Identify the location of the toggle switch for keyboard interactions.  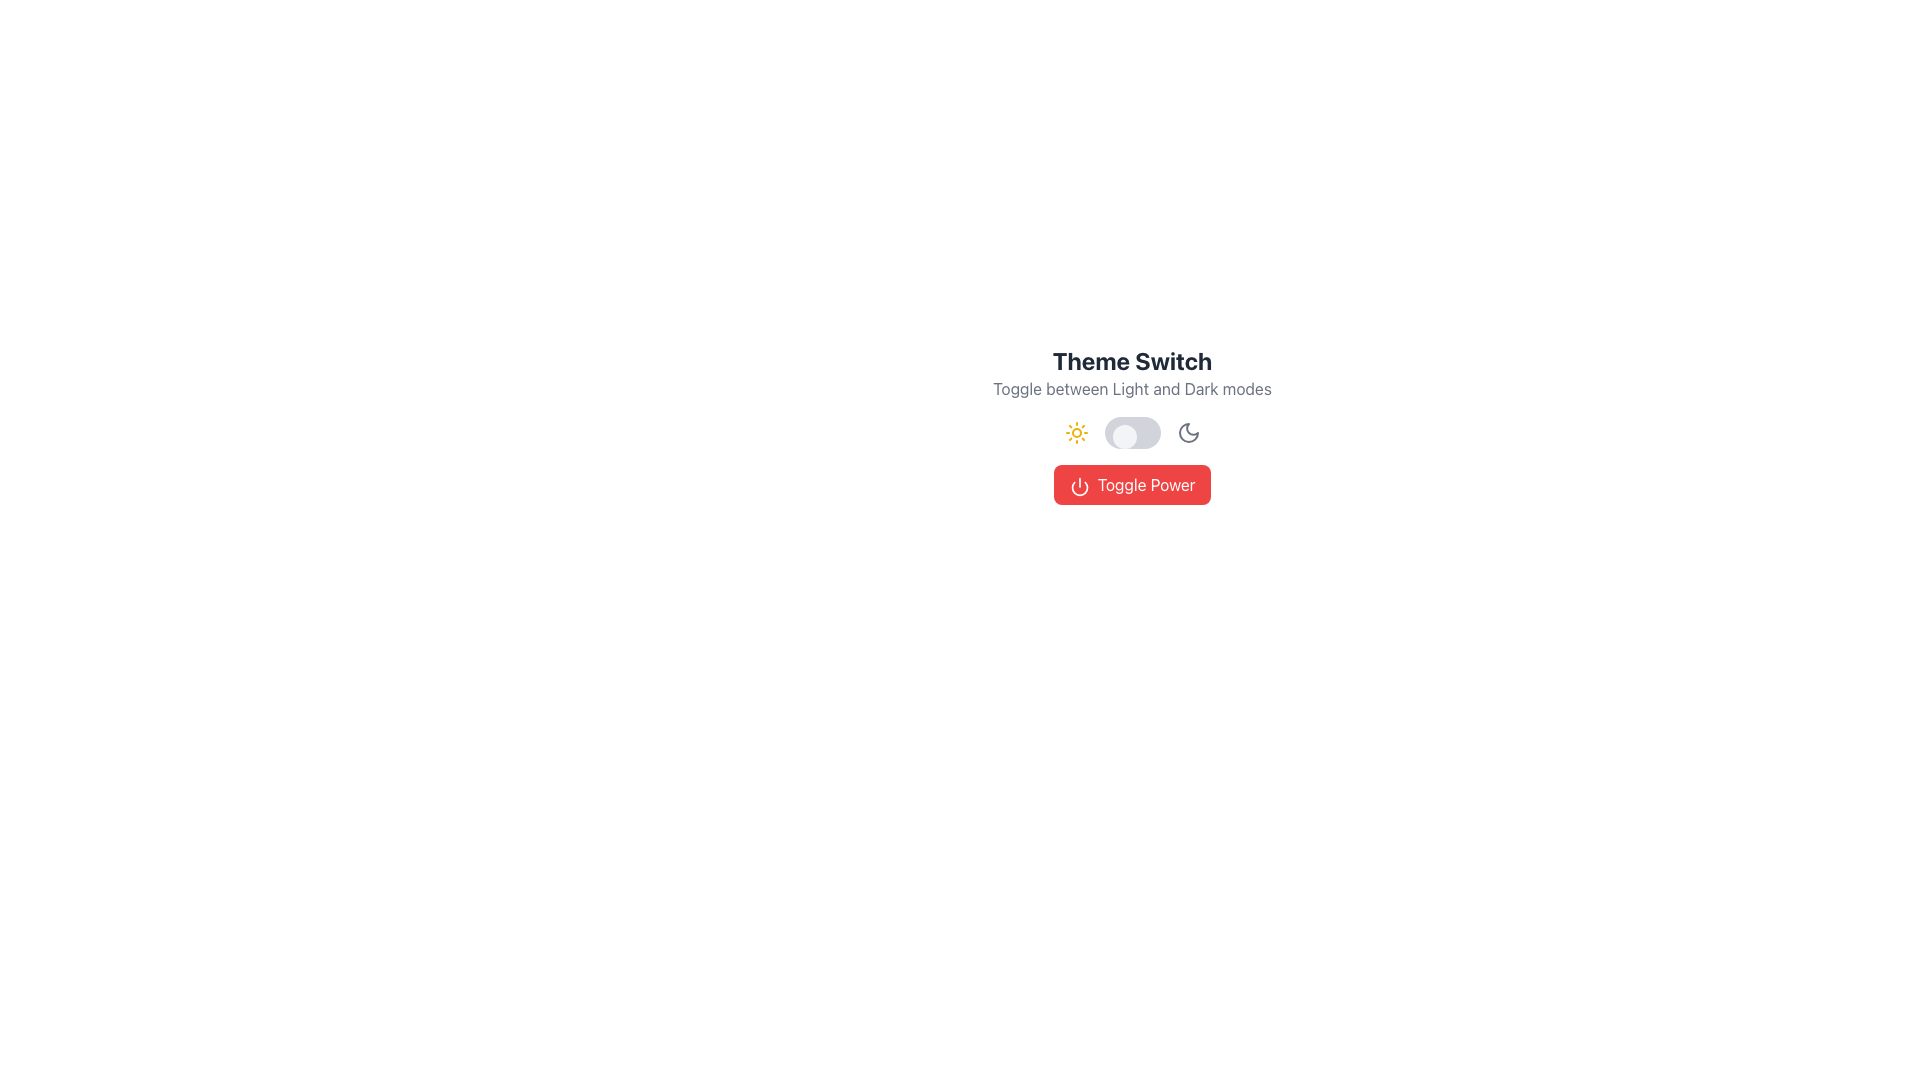
(1132, 431).